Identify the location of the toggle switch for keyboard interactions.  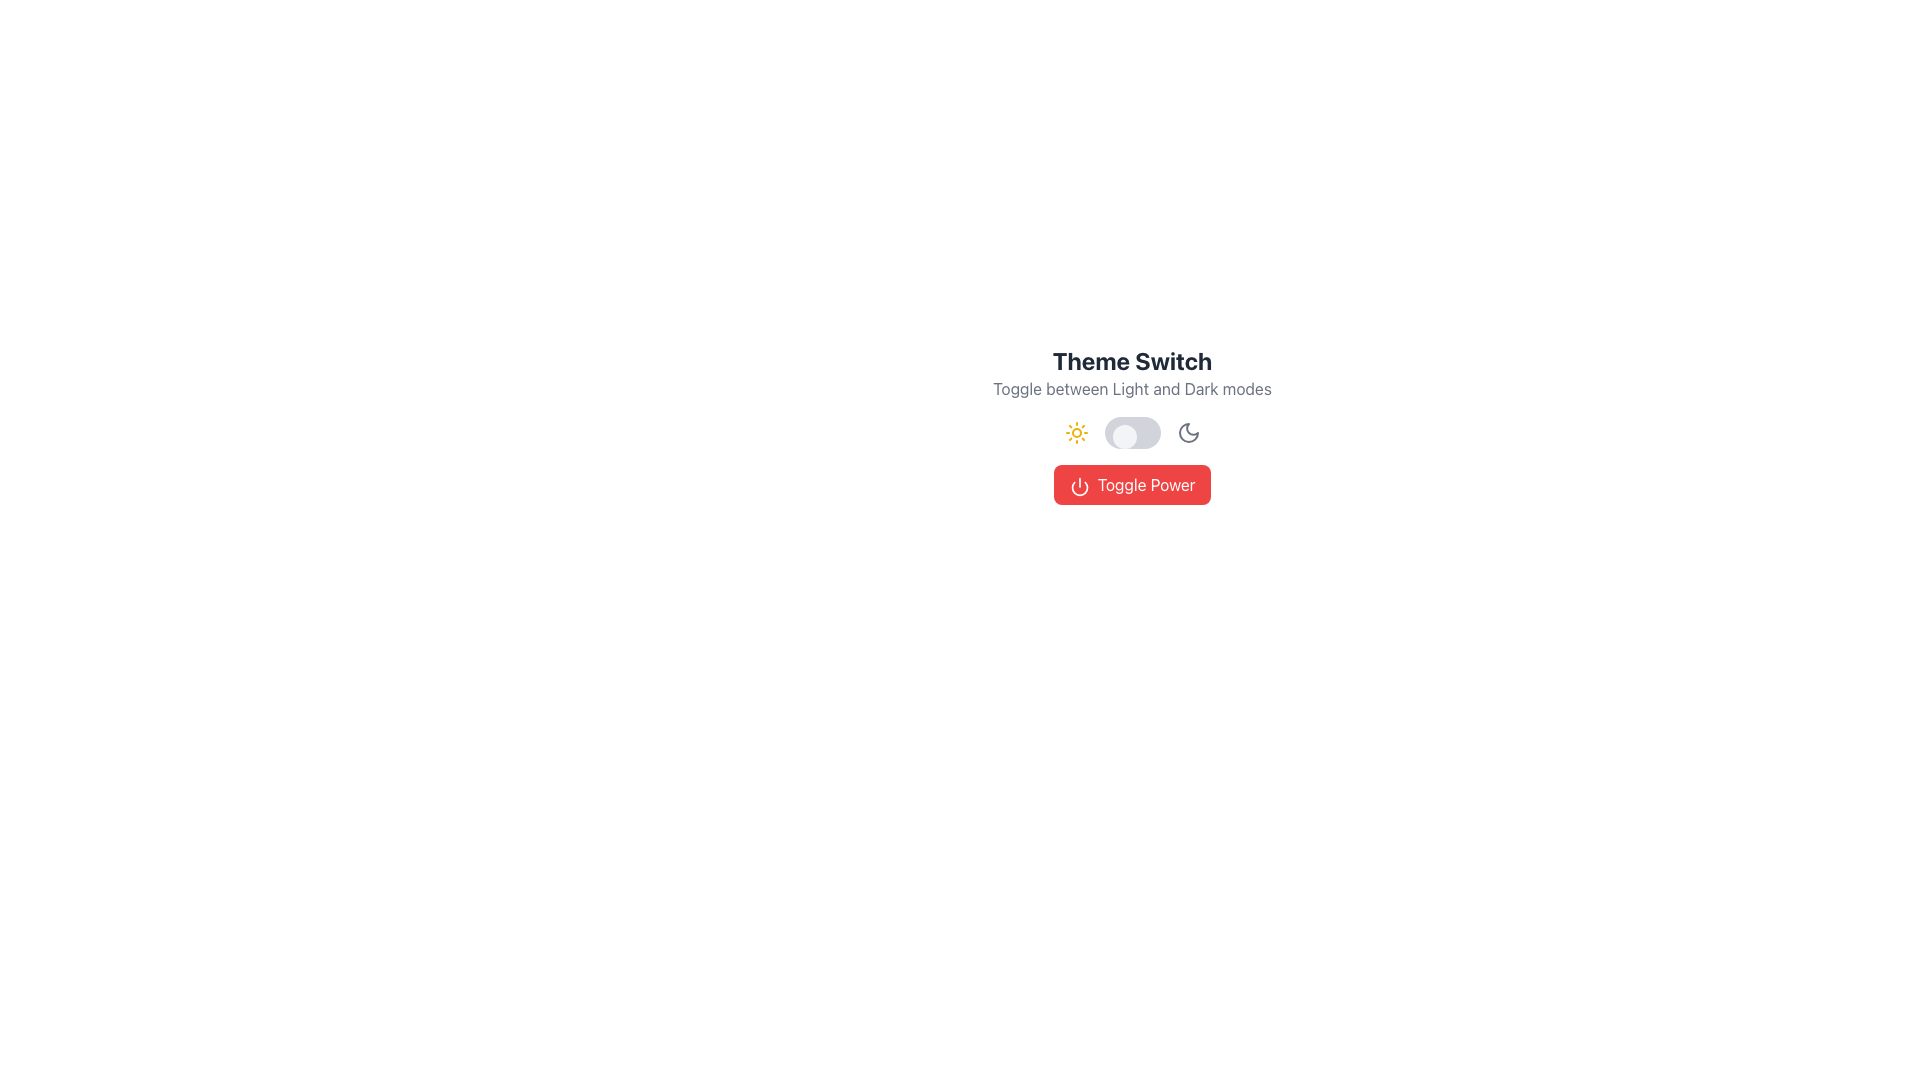
(1132, 431).